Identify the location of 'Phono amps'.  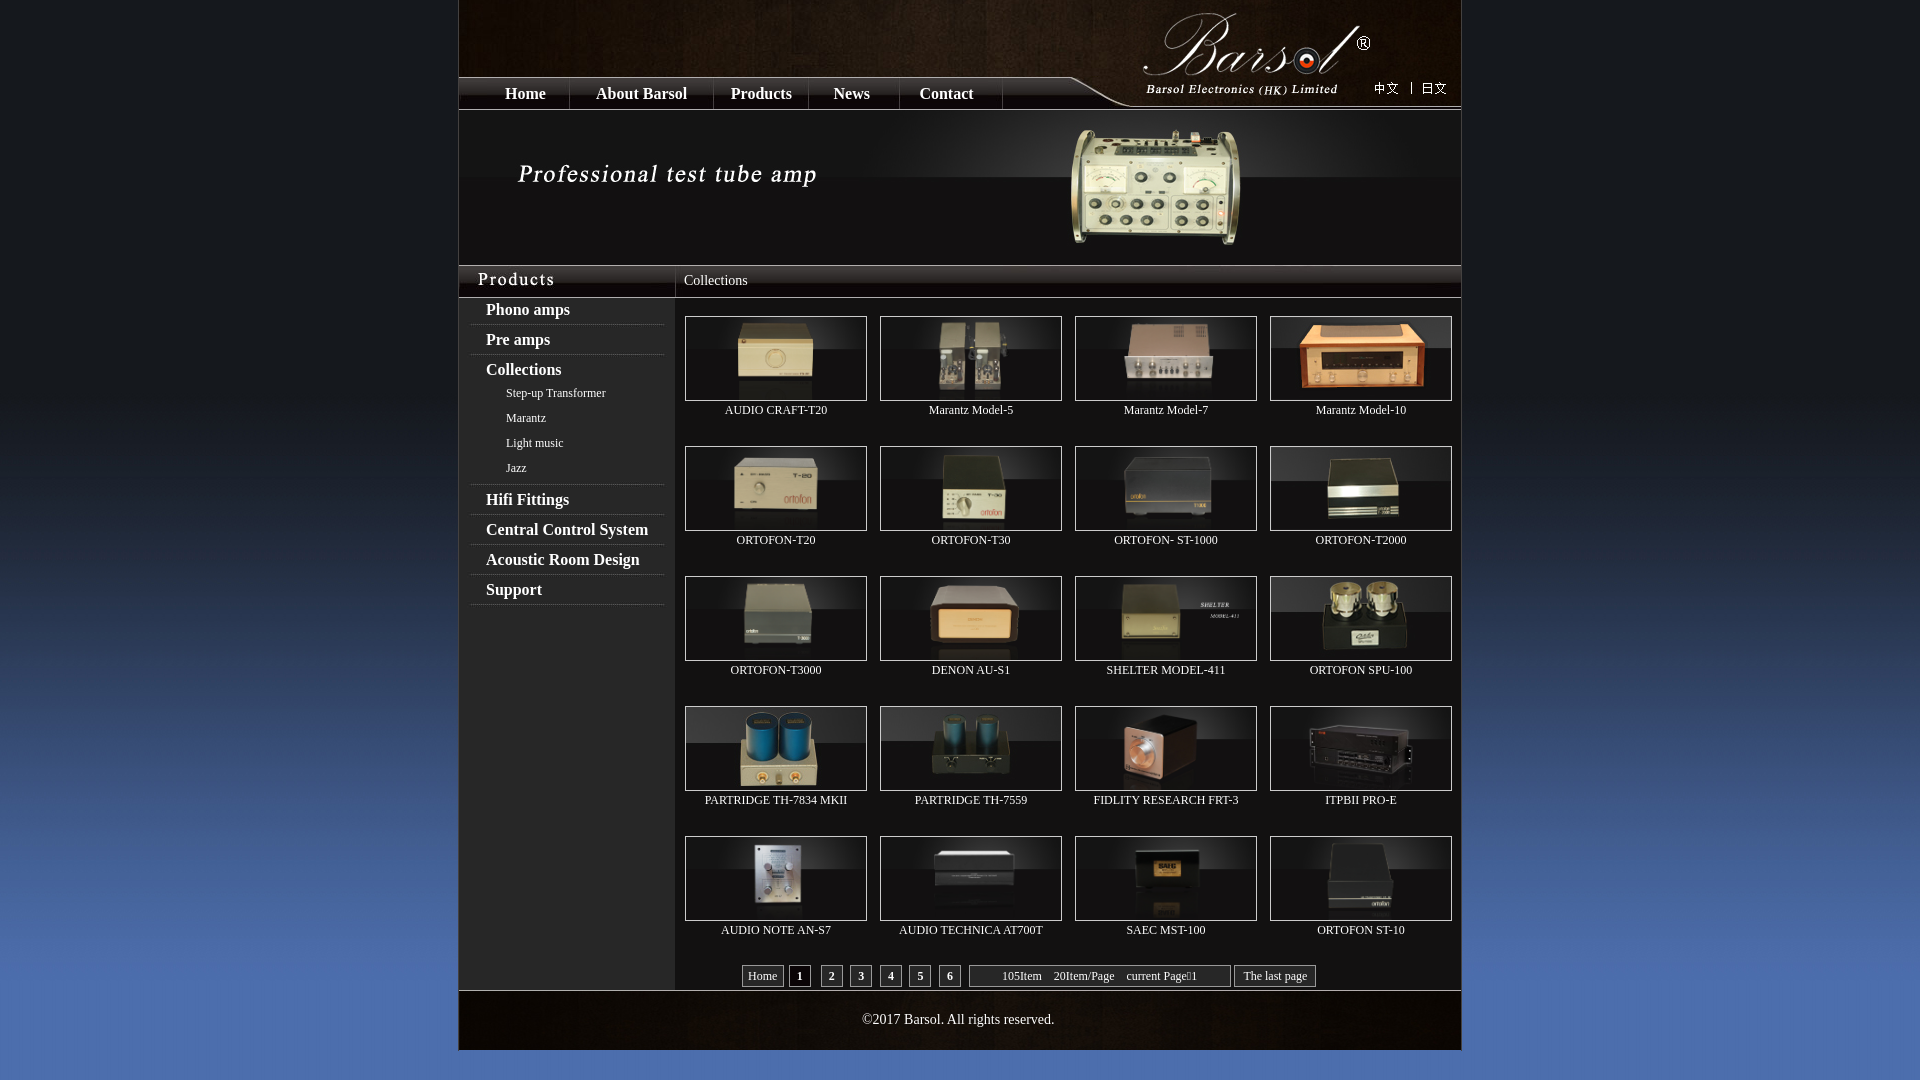
(565, 309).